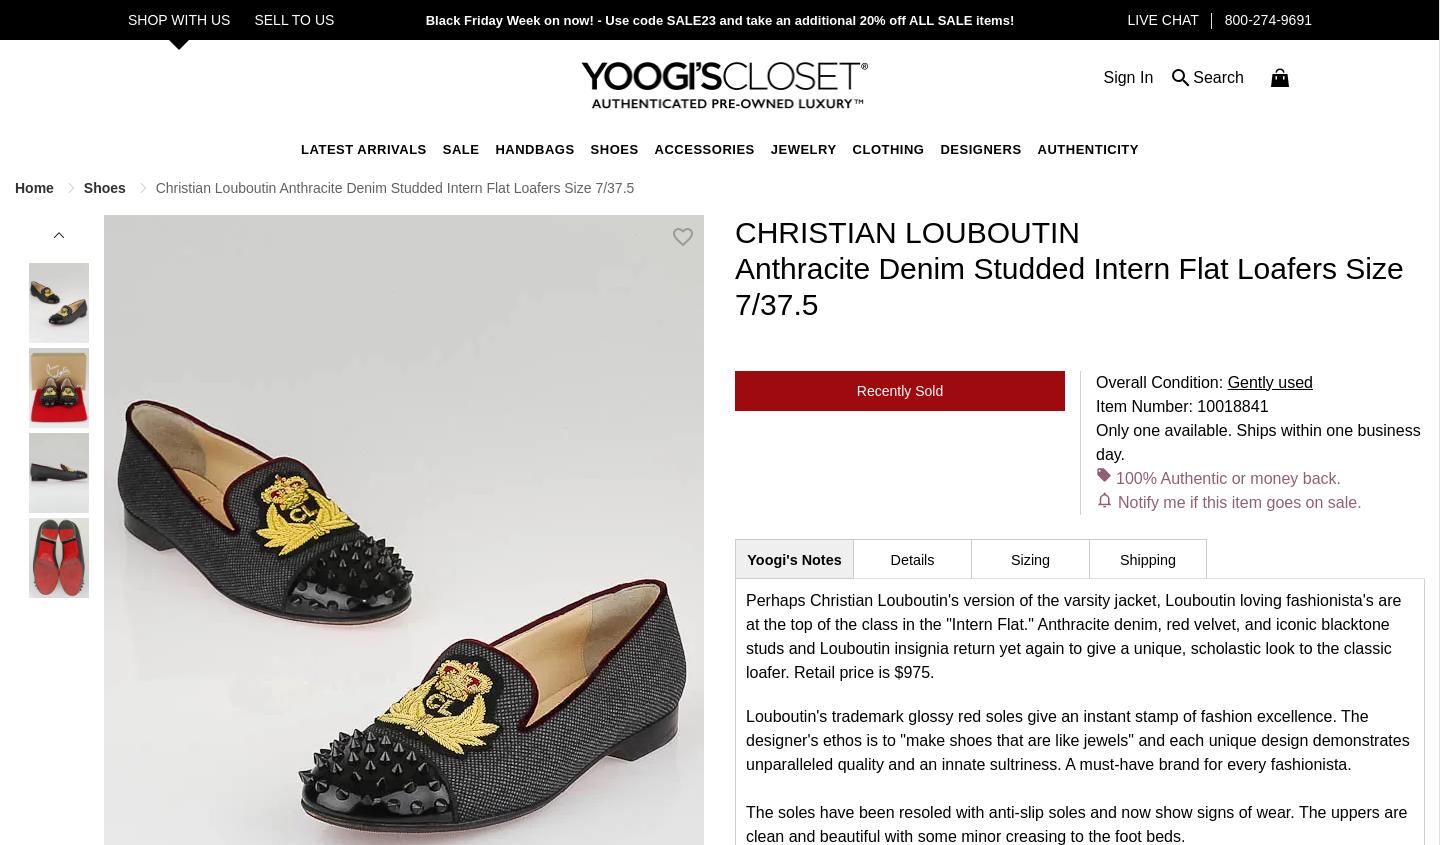 The height and width of the screenshot is (845, 1440). What do you see at coordinates (362, 149) in the screenshot?
I see `'Latest Arrivals'` at bounding box center [362, 149].